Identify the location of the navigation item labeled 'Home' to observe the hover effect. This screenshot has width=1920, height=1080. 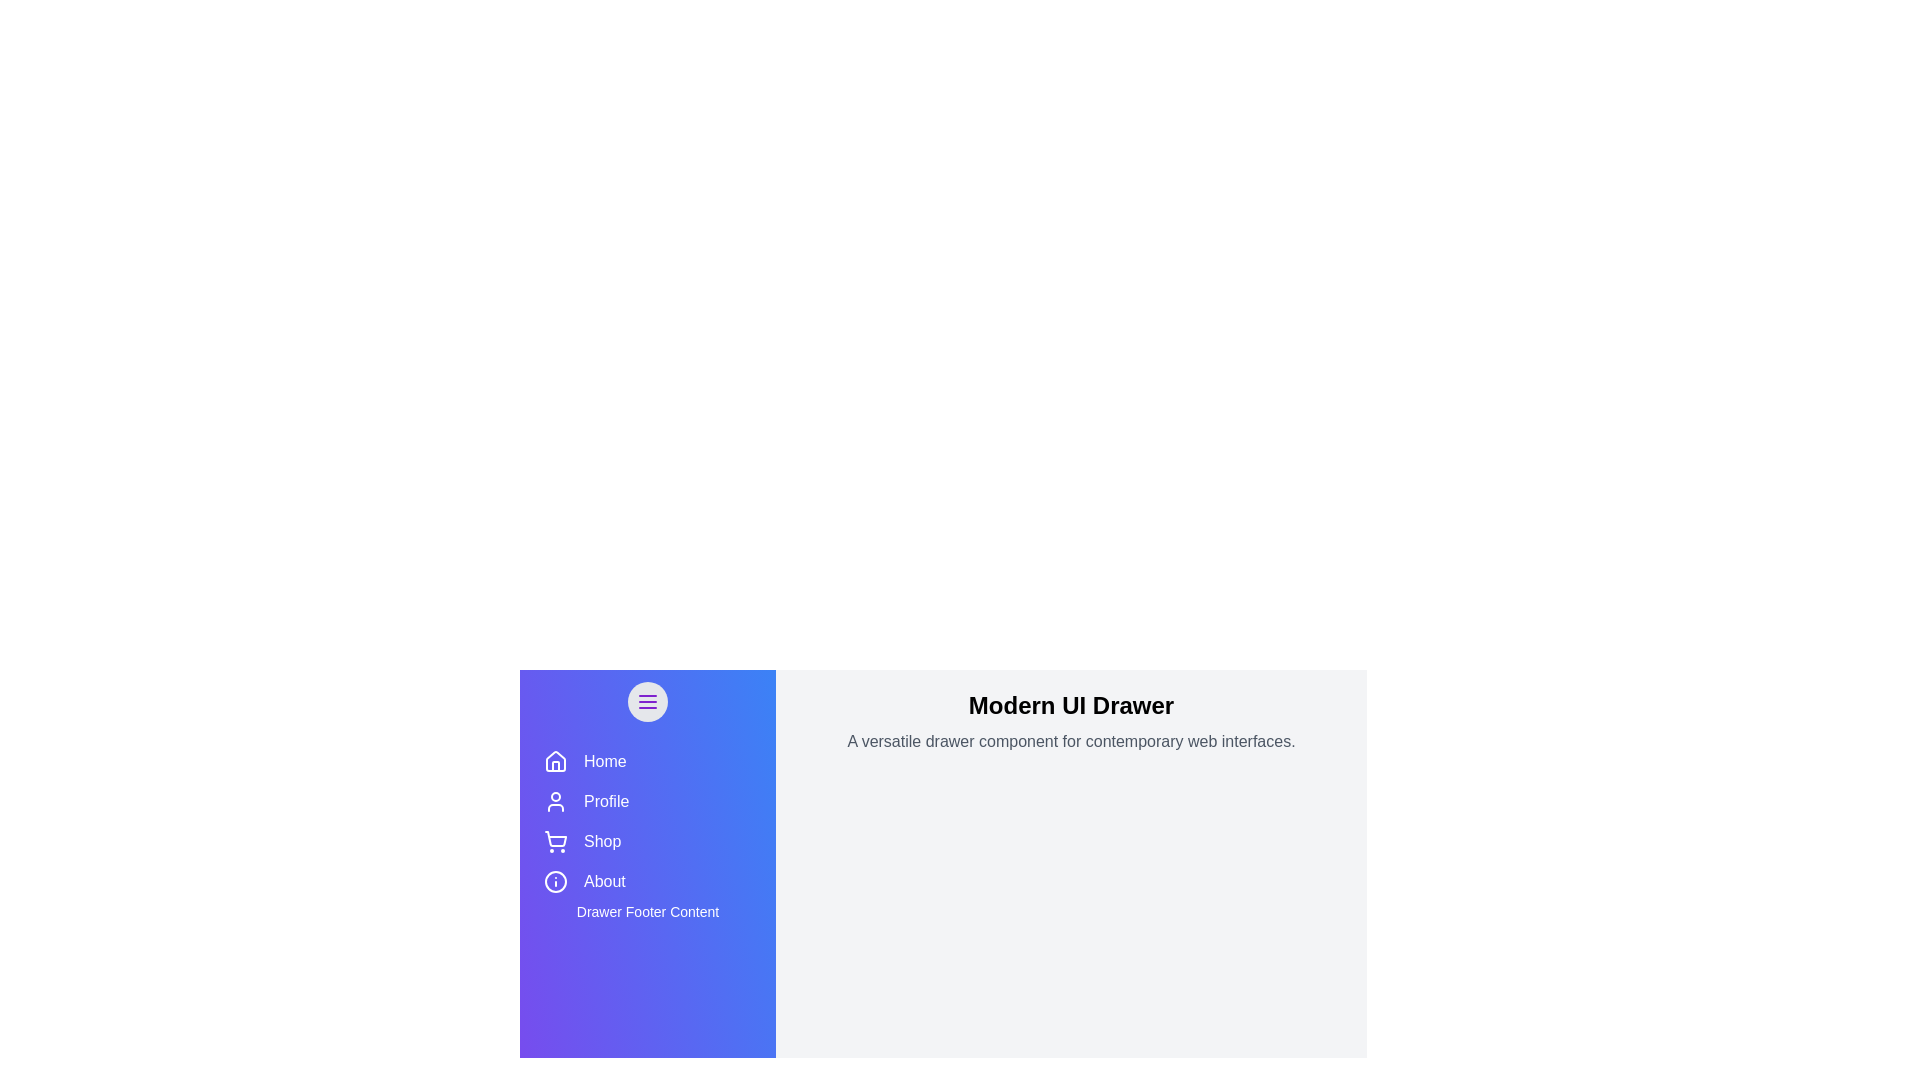
(648, 762).